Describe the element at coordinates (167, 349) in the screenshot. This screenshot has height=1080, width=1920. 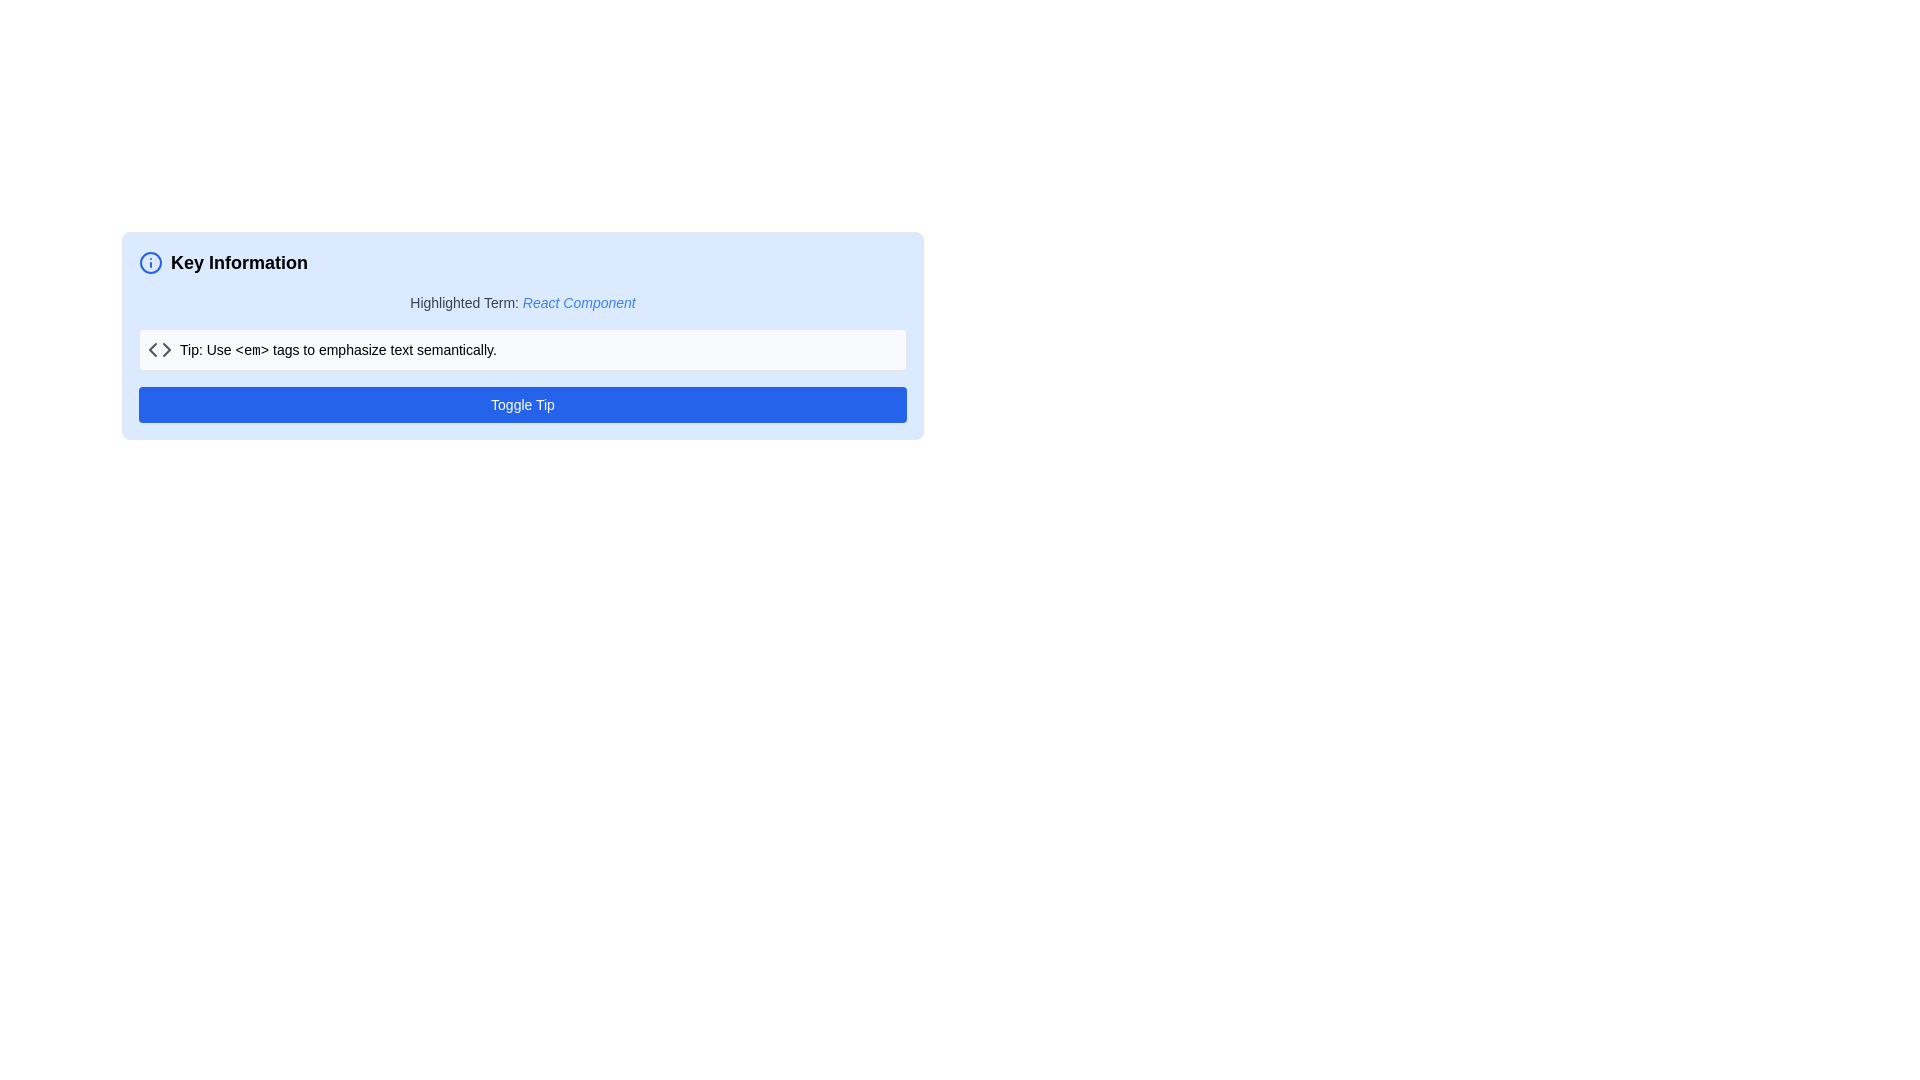
I see `the rightmost SVG arrow element that indicates direction within the left-pointing arrow glyph, located near the text 'Tip: Use <em> tags to emphasize text semantically.'` at that location.